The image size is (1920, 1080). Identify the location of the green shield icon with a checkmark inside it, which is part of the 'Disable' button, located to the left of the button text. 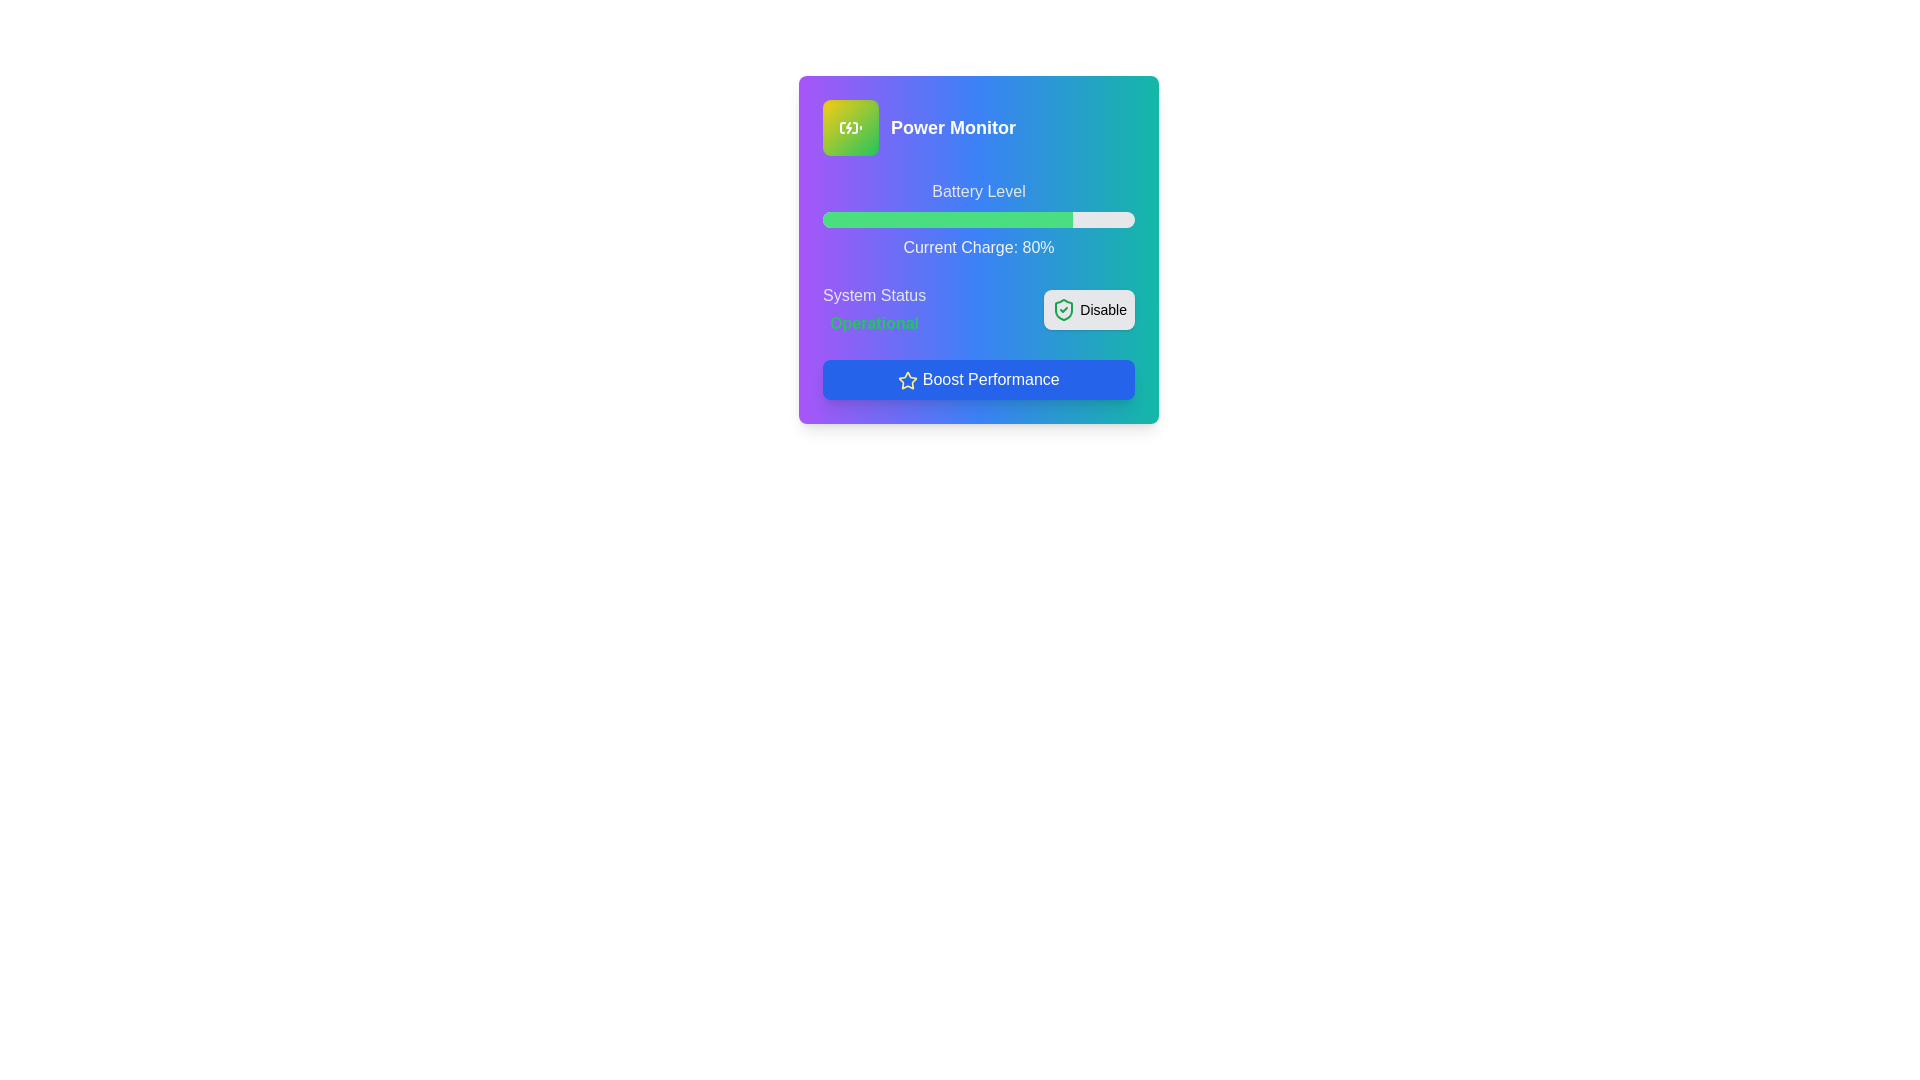
(1063, 309).